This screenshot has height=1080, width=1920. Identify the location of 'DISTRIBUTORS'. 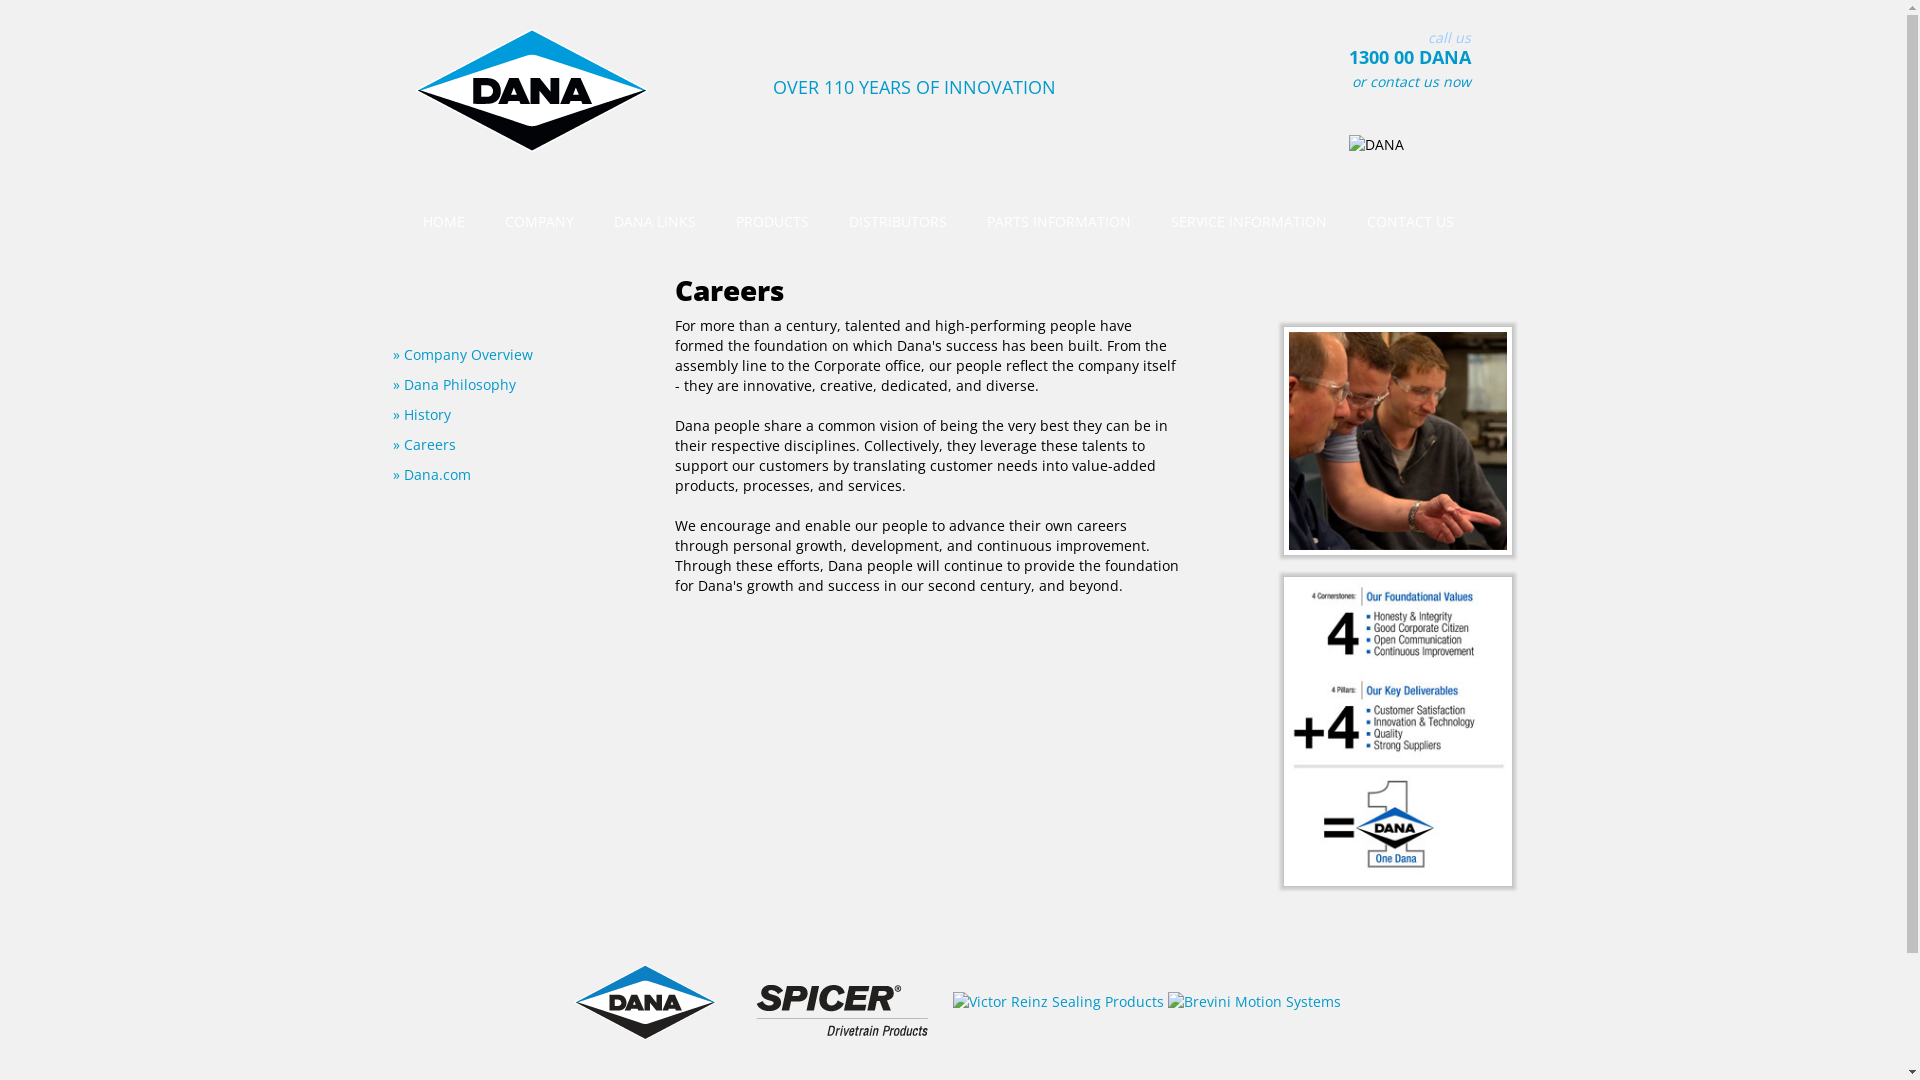
(896, 222).